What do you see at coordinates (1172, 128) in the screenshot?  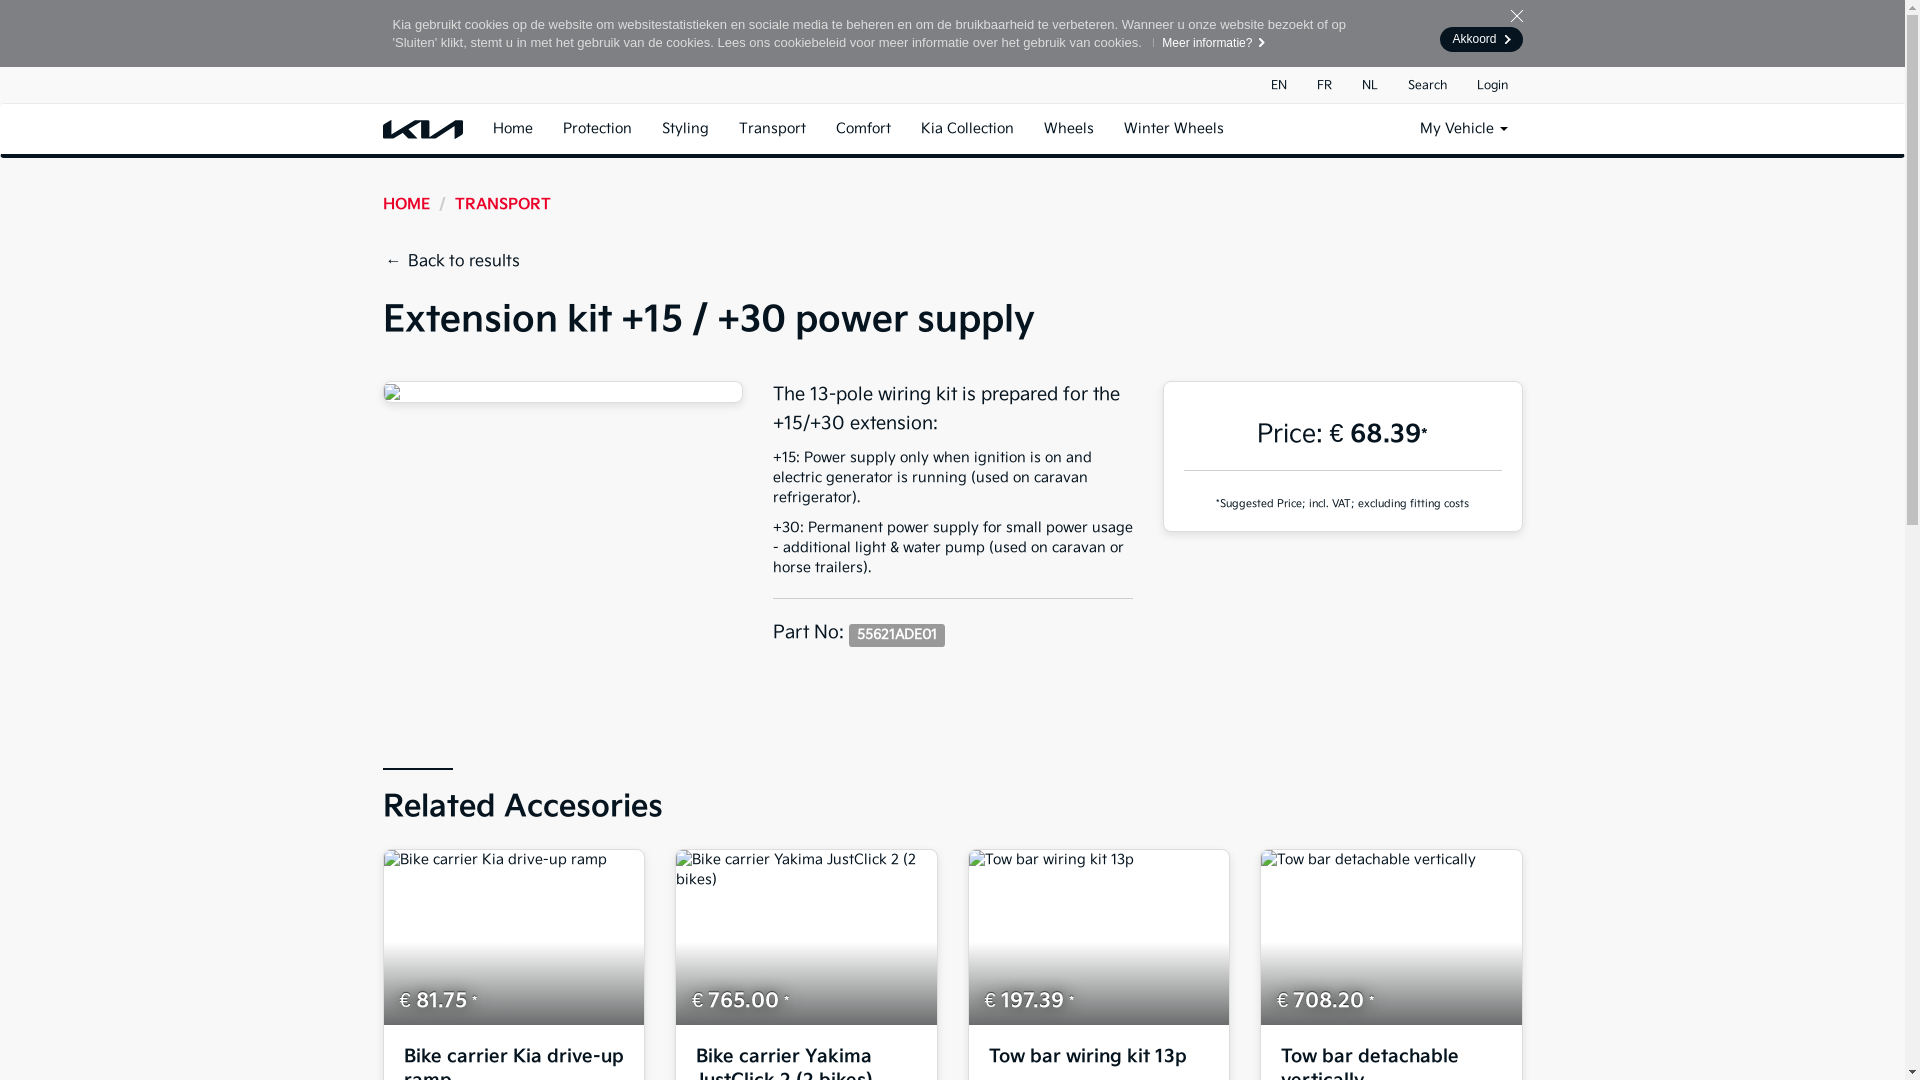 I see `'Winter Wheels'` at bounding box center [1172, 128].